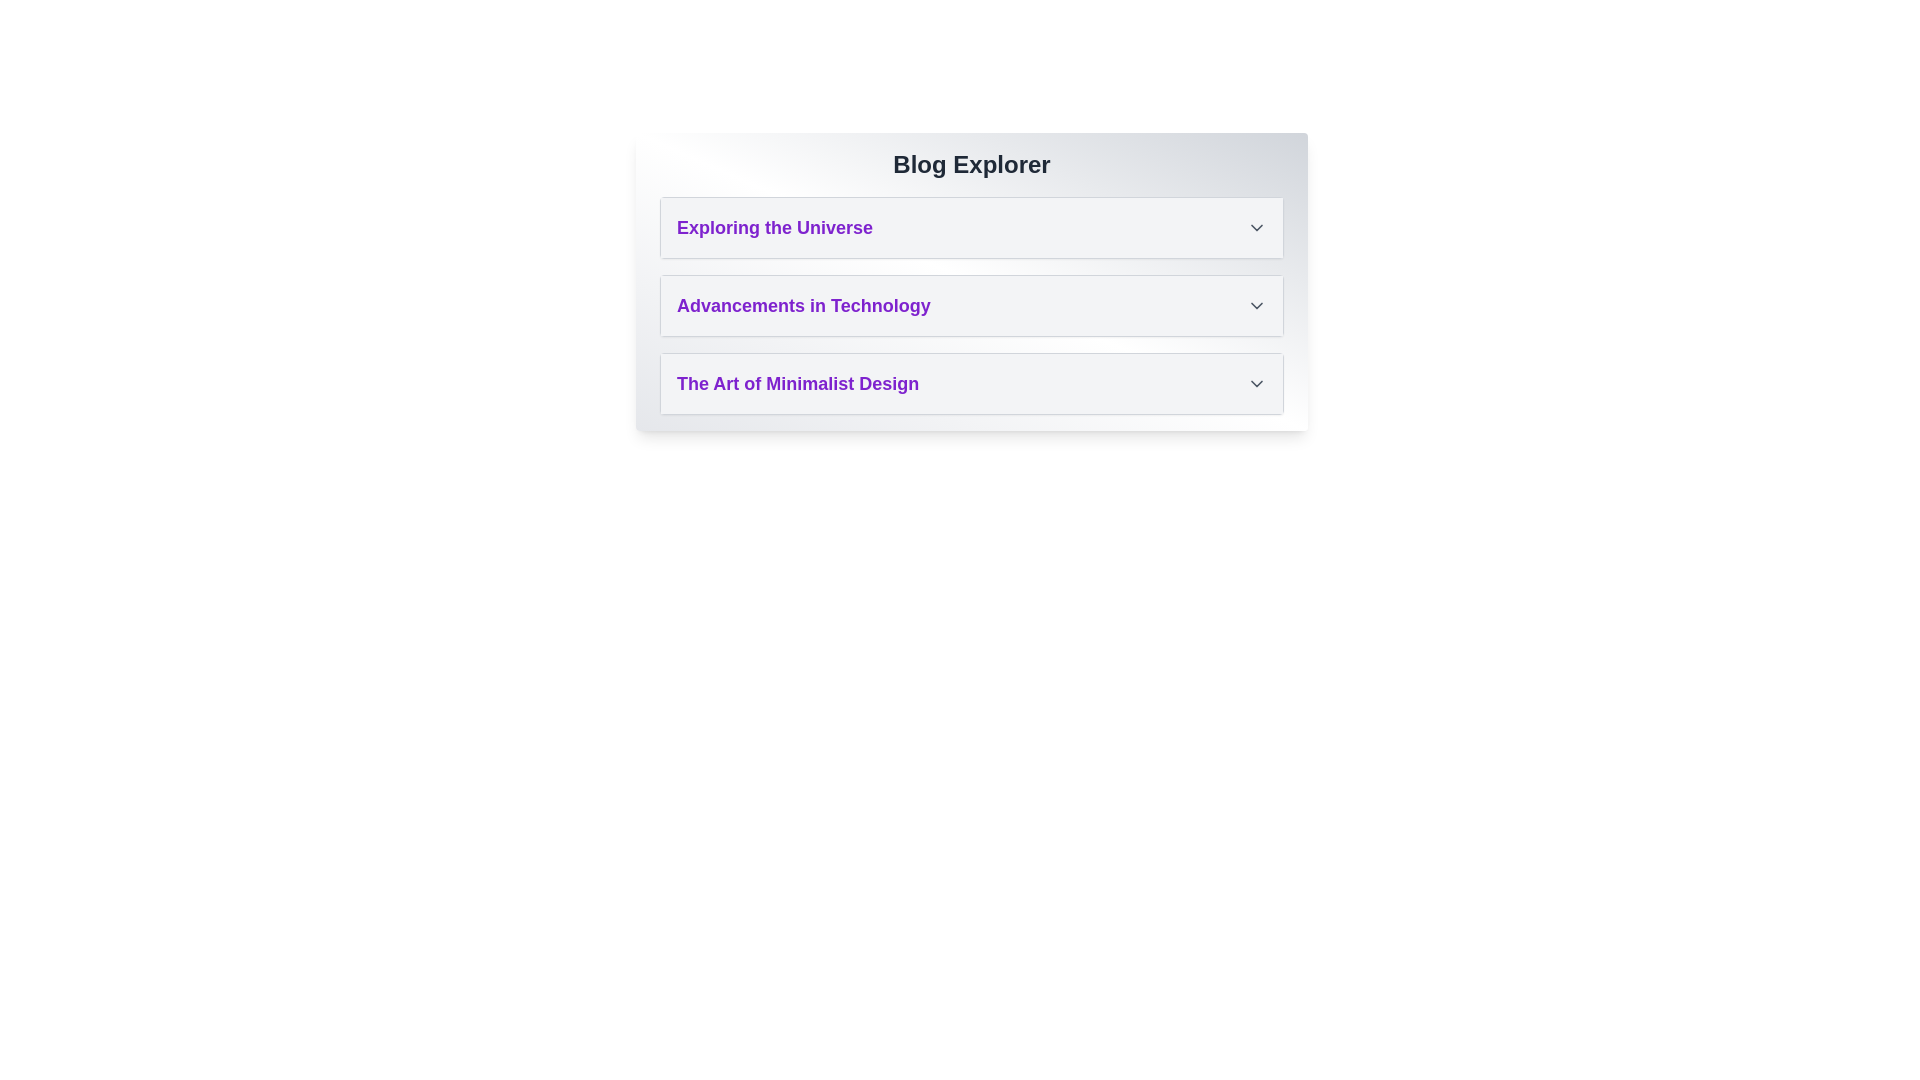  Describe the element at coordinates (971, 281) in the screenshot. I see `the 'Advancements in Technology' item in the collapsible 'Blog Explorer' section` at that location.